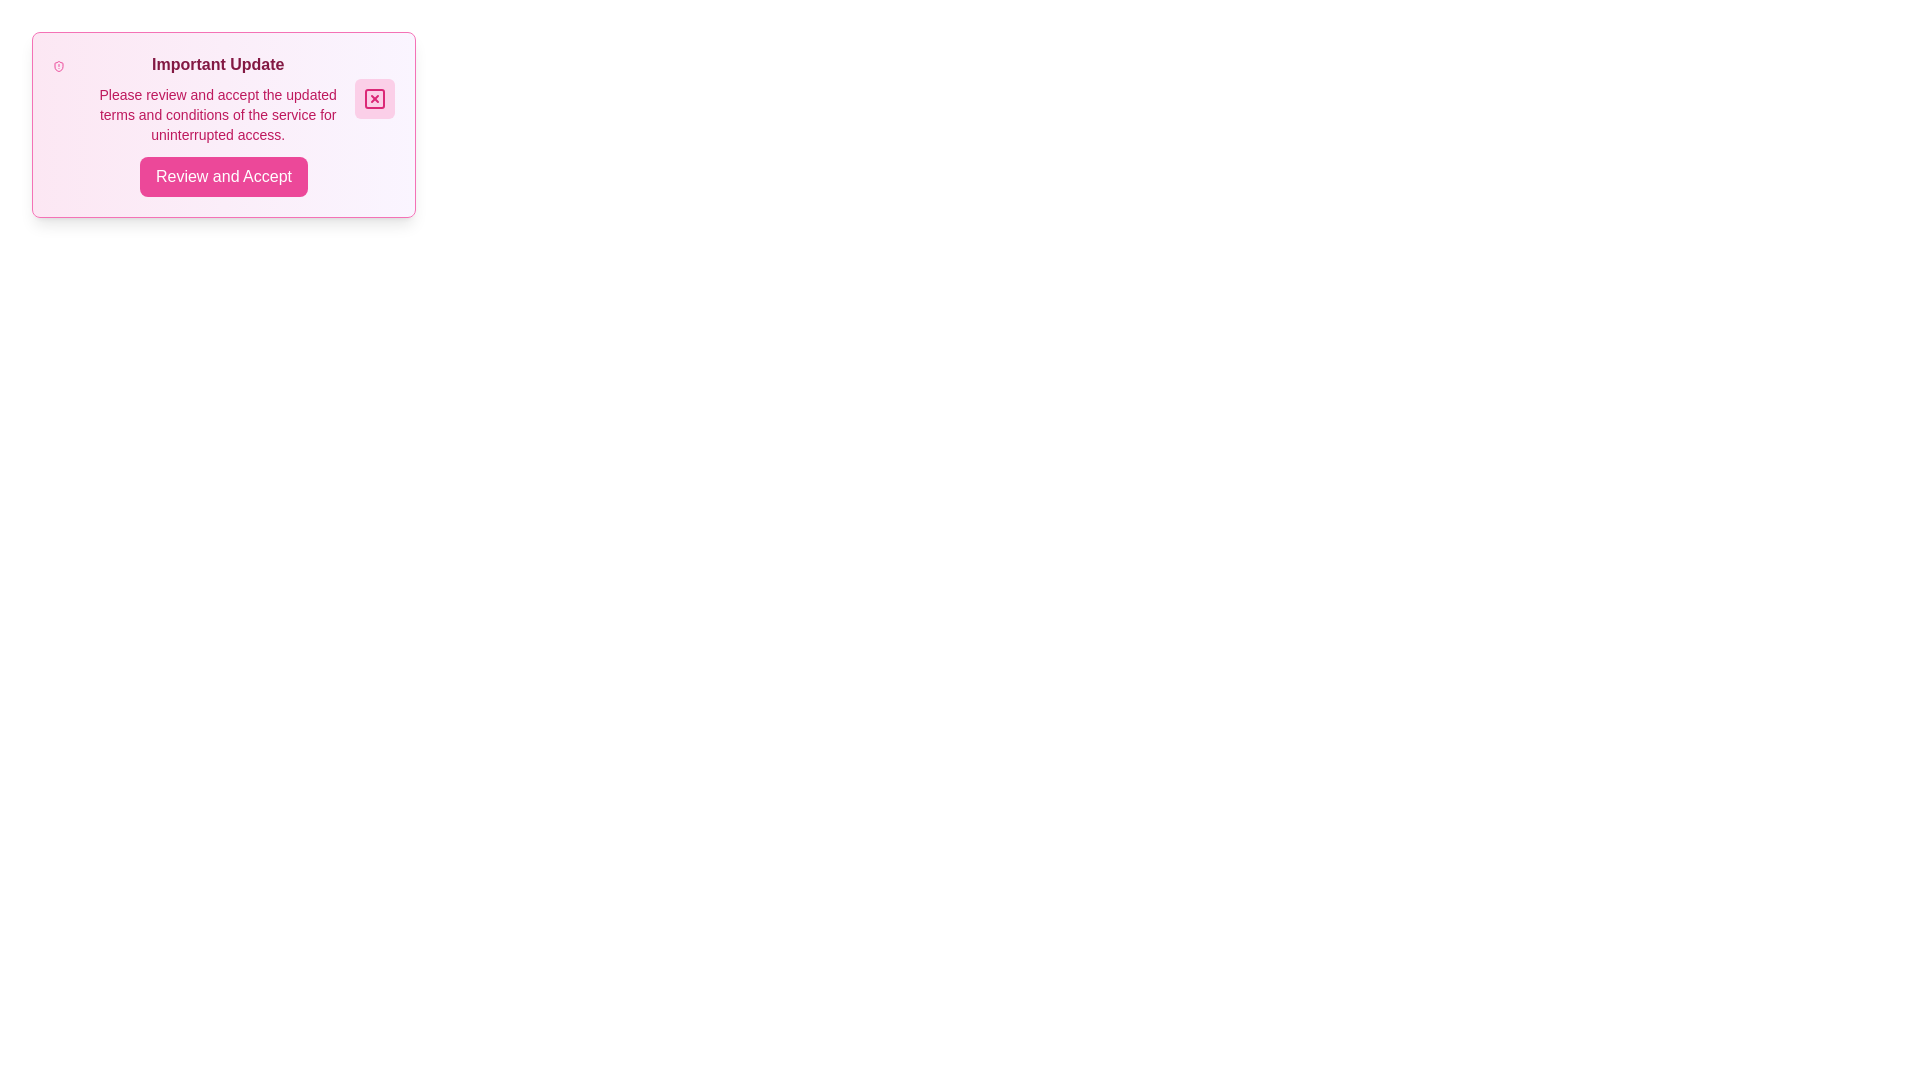 Image resolution: width=1920 pixels, height=1080 pixels. I want to click on the text block that provides additional information about updated terms and conditions, which appears beneath the bold title 'Important Update.', so click(218, 115).